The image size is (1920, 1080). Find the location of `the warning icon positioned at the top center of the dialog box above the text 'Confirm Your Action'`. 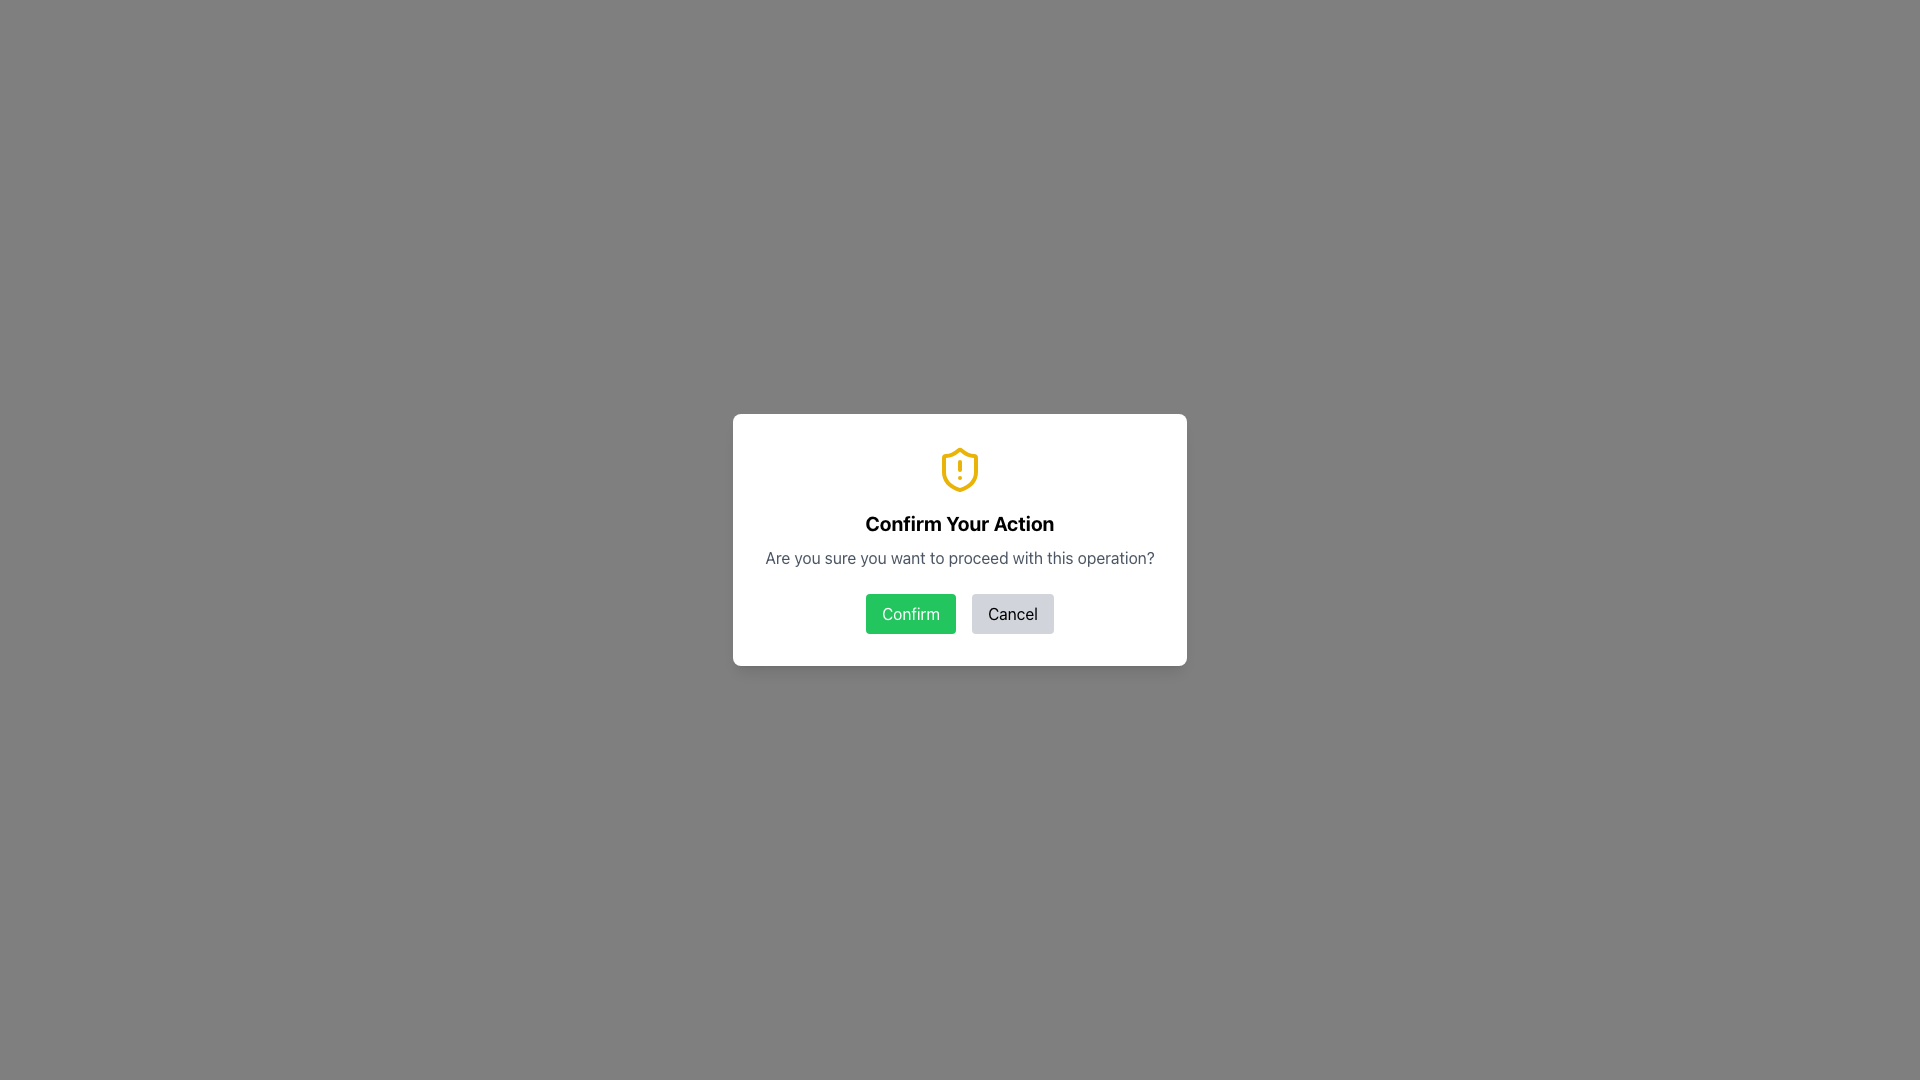

the warning icon positioned at the top center of the dialog box above the text 'Confirm Your Action' is located at coordinates (960, 470).